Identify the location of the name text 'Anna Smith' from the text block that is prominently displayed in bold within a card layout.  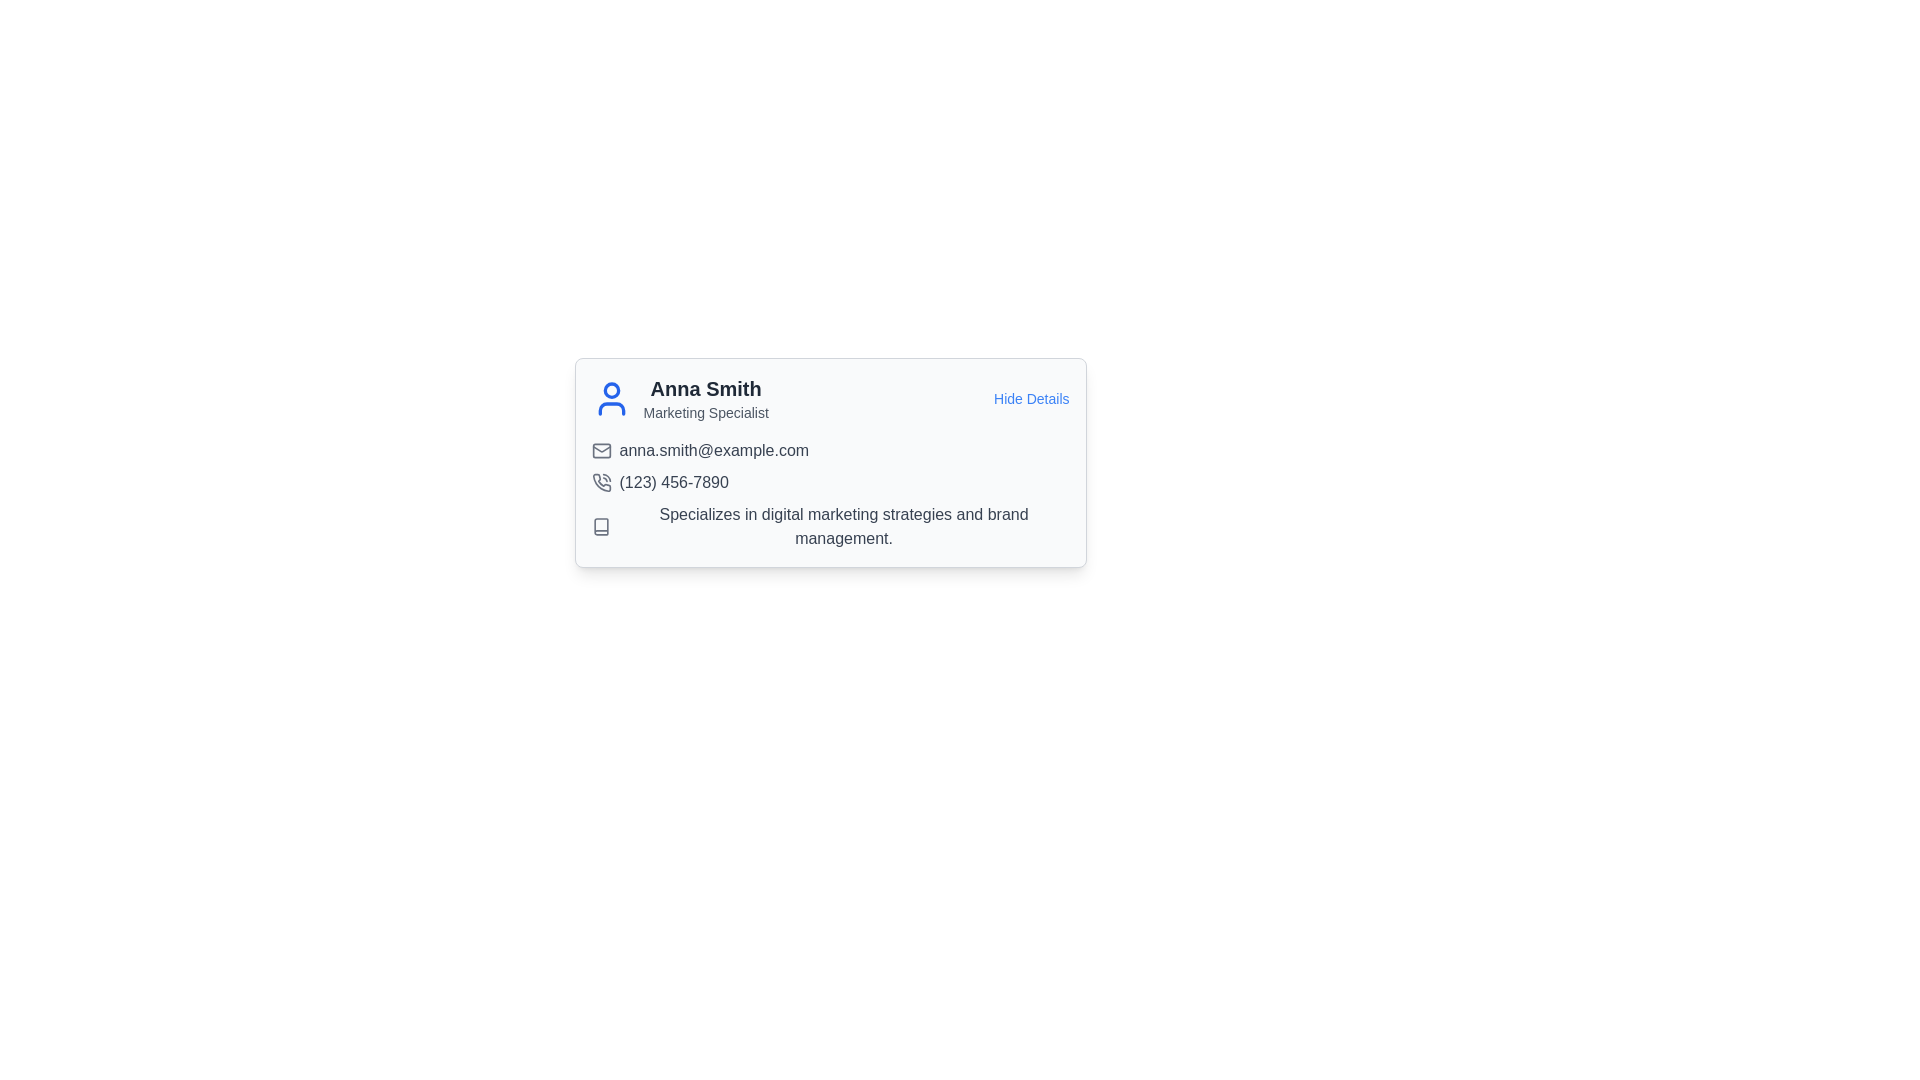
(706, 398).